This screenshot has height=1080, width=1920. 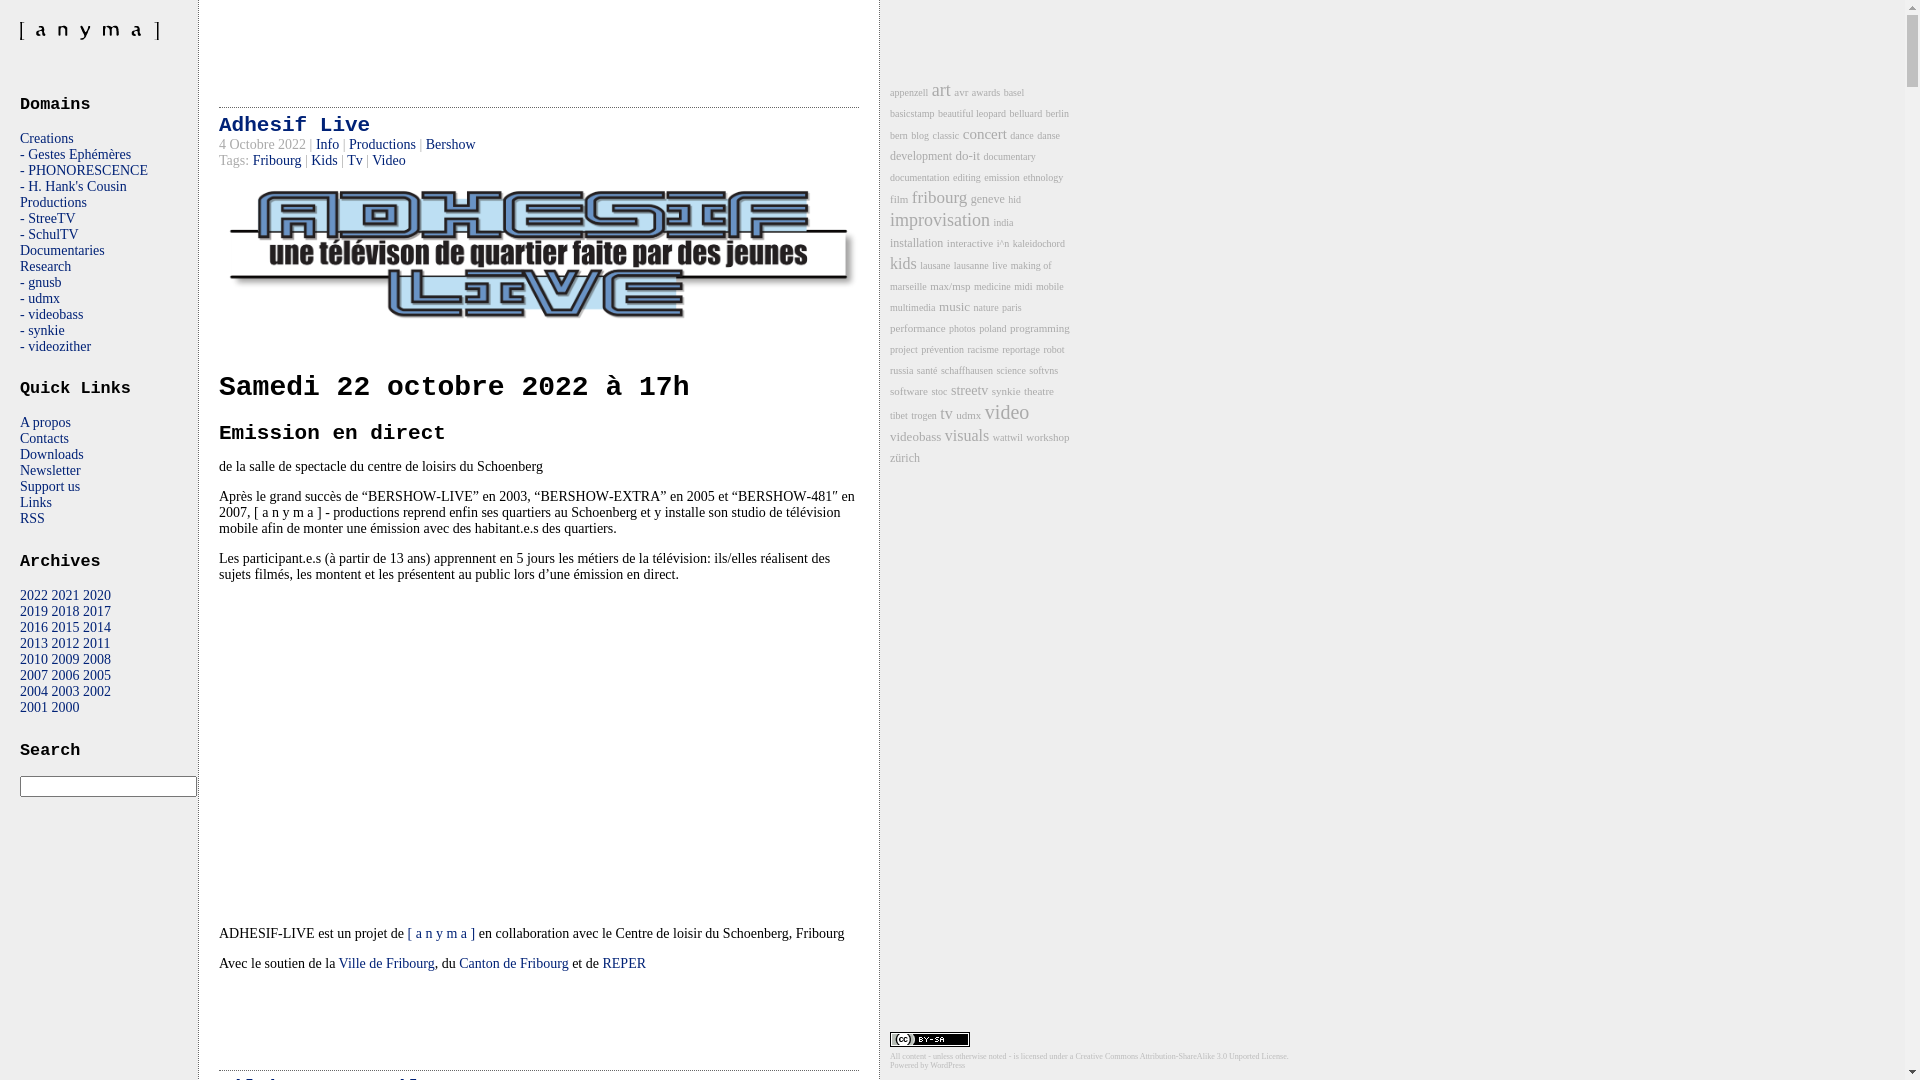 What do you see at coordinates (984, 134) in the screenshot?
I see `'concert'` at bounding box center [984, 134].